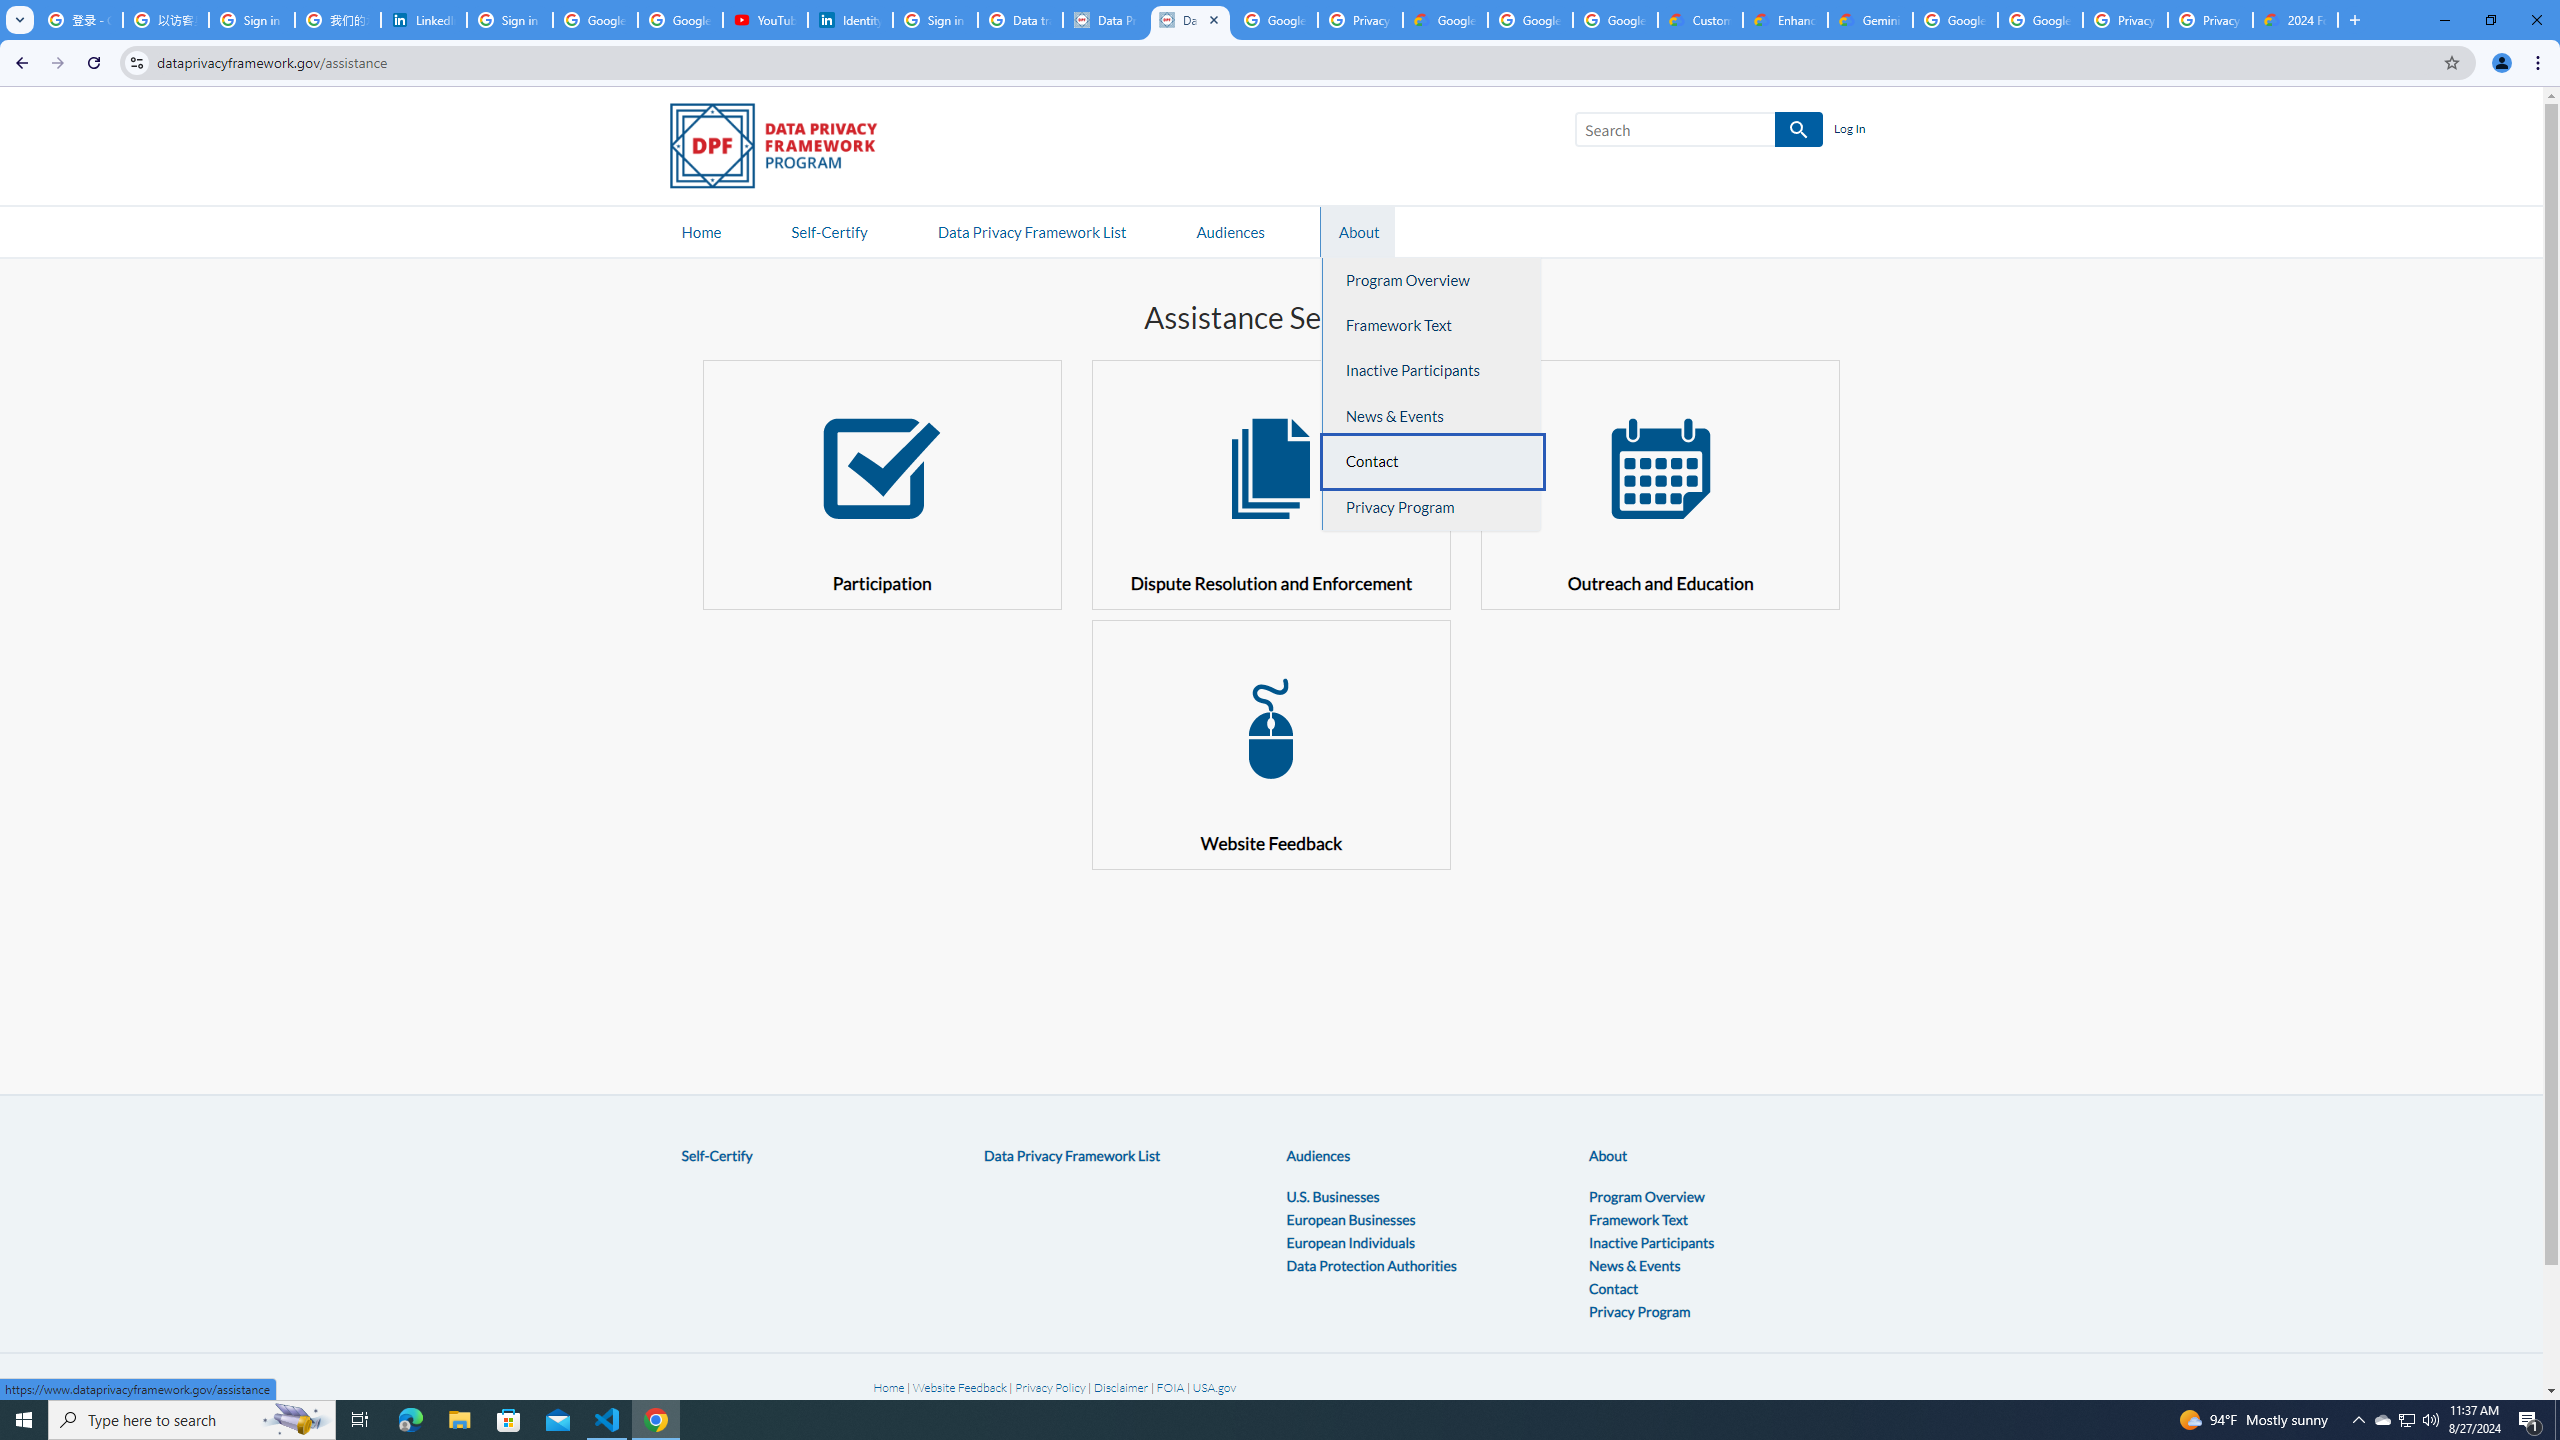 This screenshot has height=1440, width=2560. What do you see at coordinates (1954, 19) in the screenshot?
I see `'Google Cloud Platform'` at bounding box center [1954, 19].